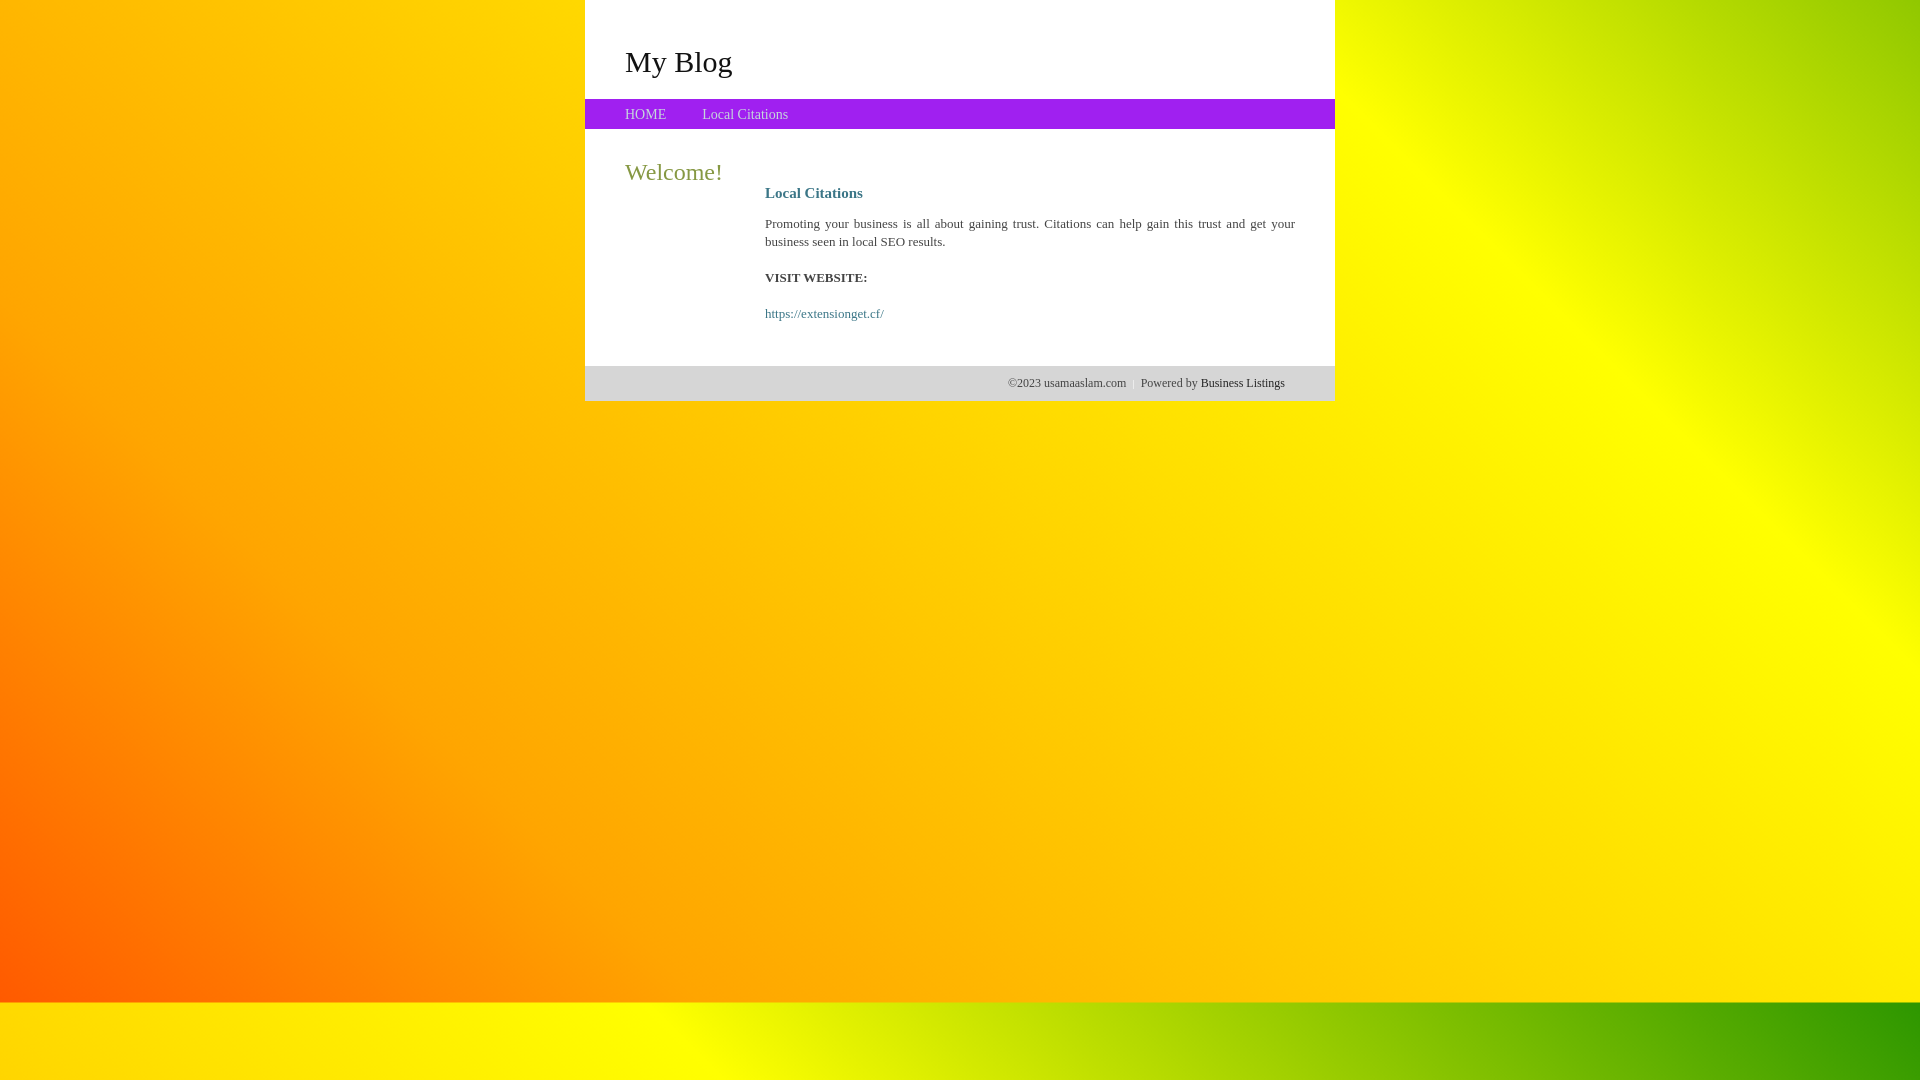  Describe the element at coordinates (623, 114) in the screenshot. I see `'HOME'` at that location.